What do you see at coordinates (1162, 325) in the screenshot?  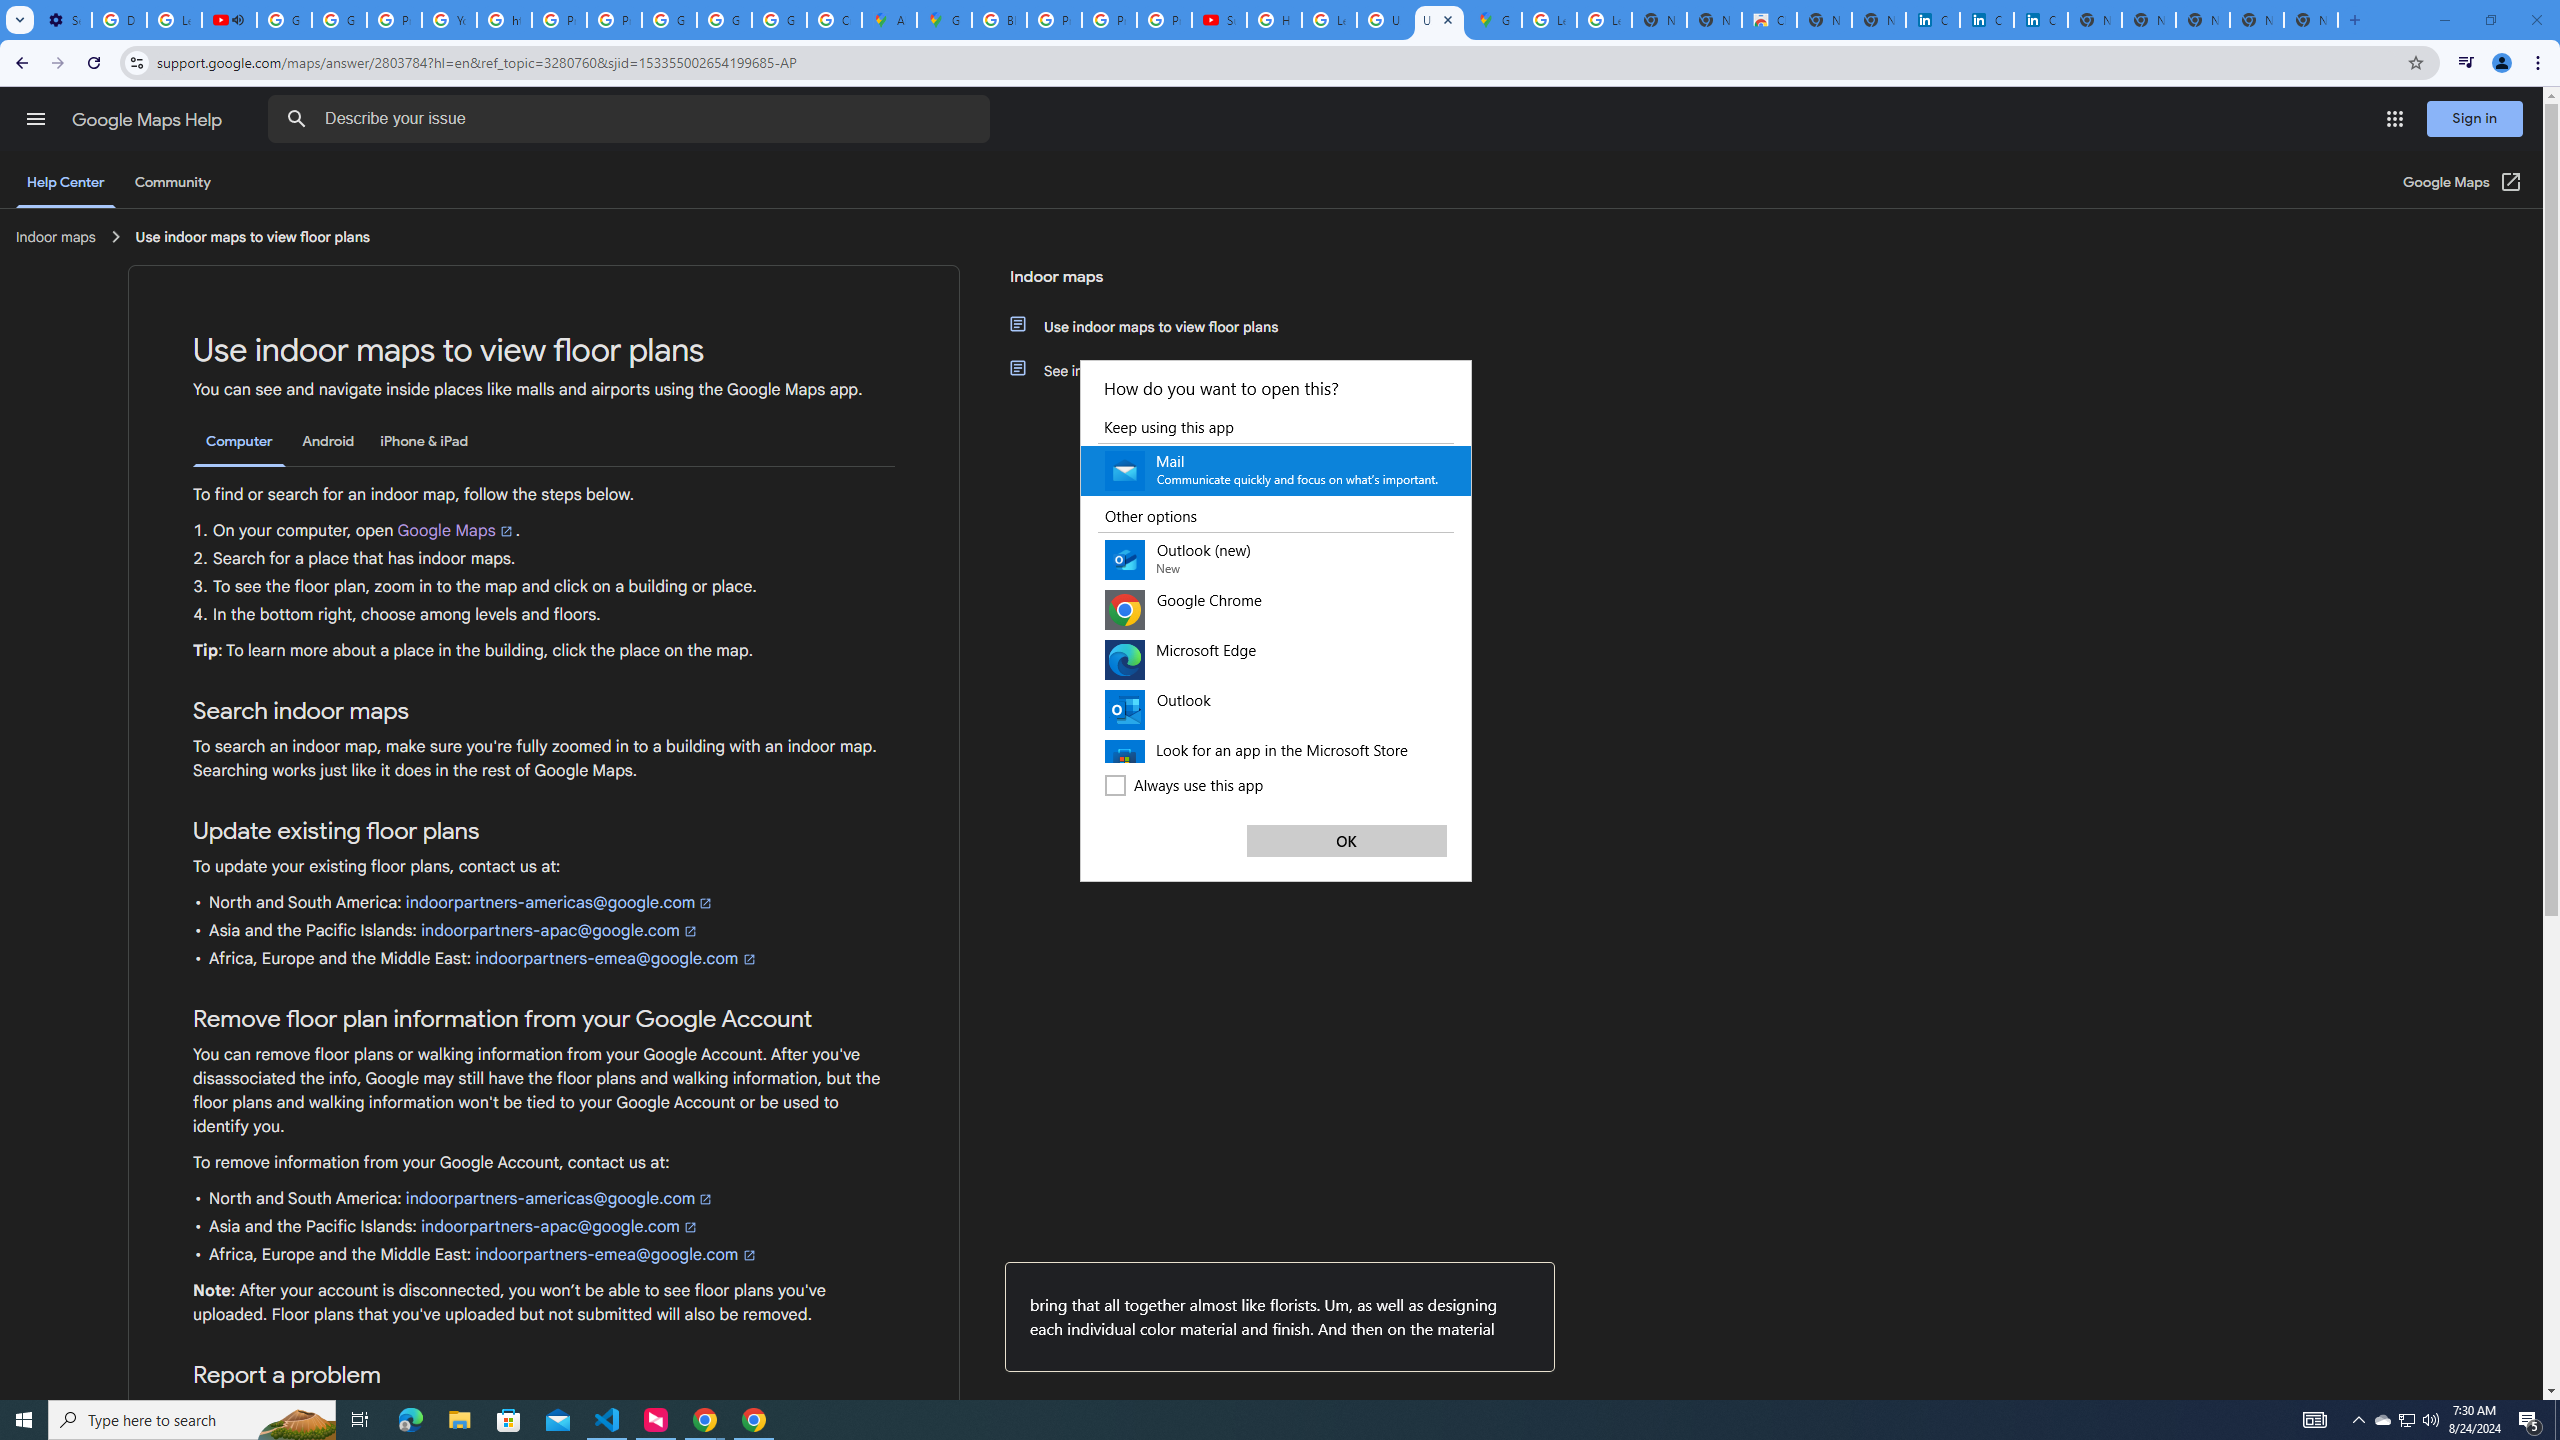 I see `'Use indoor maps to view floor plans'` at bounding box center [1162, 325].